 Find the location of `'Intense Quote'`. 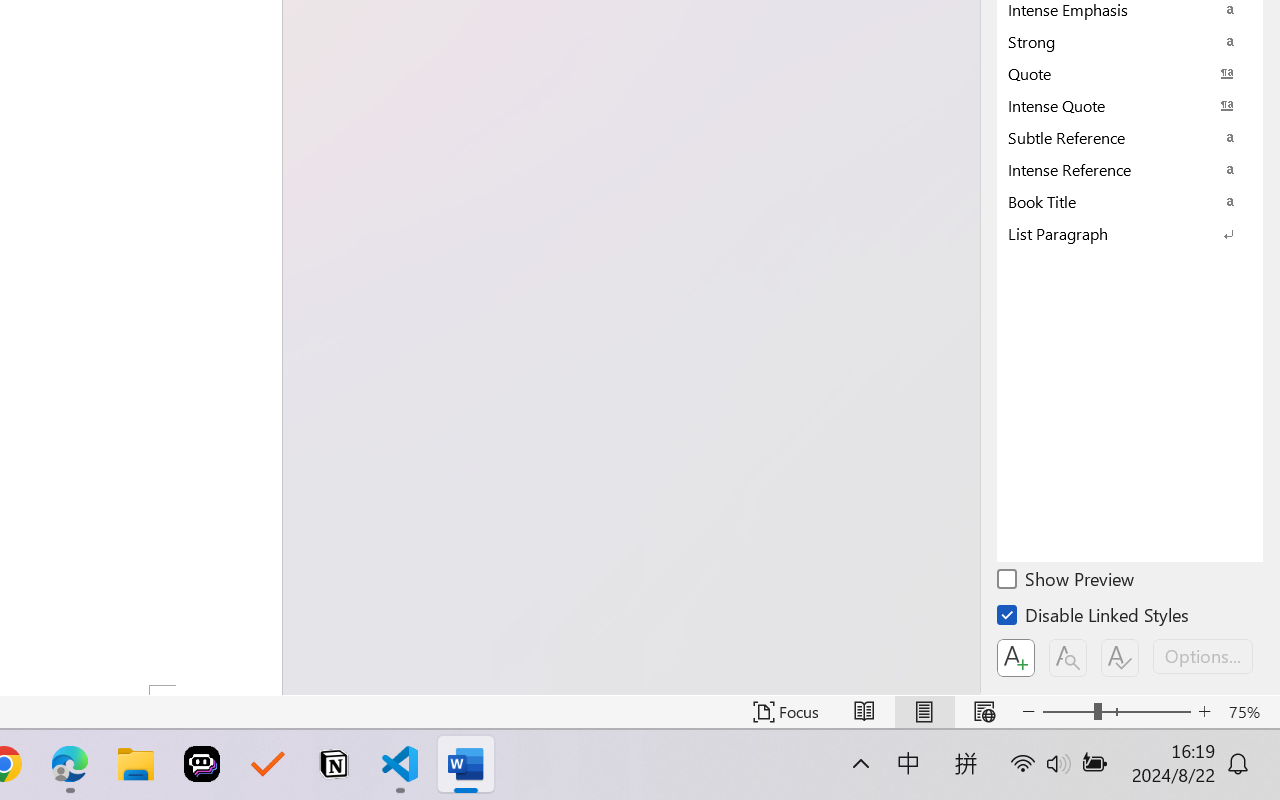

'Intense Quote' is located at coordinates (1130, 104).